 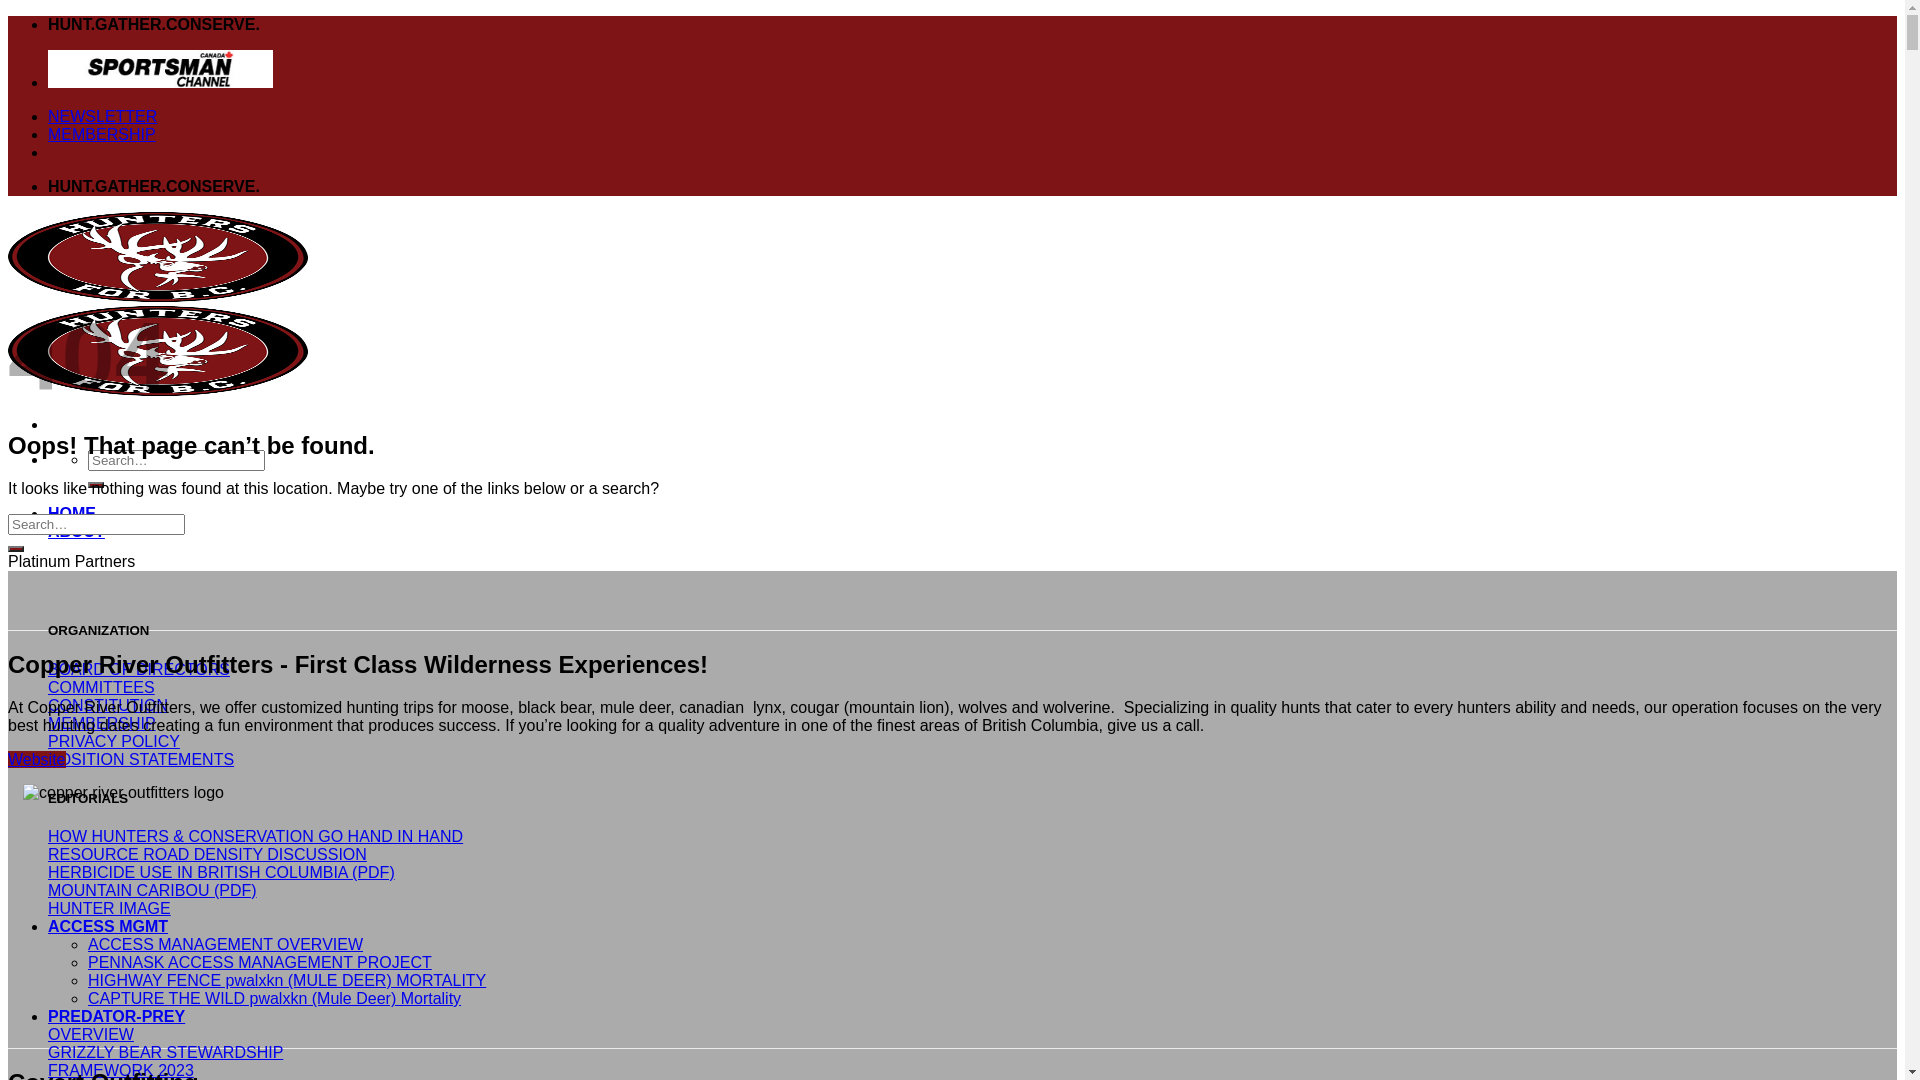 I want to click on 'HERBICIDE USE IN BRITISH COLUMBIA (PDF)', so click(x=221, y=871).